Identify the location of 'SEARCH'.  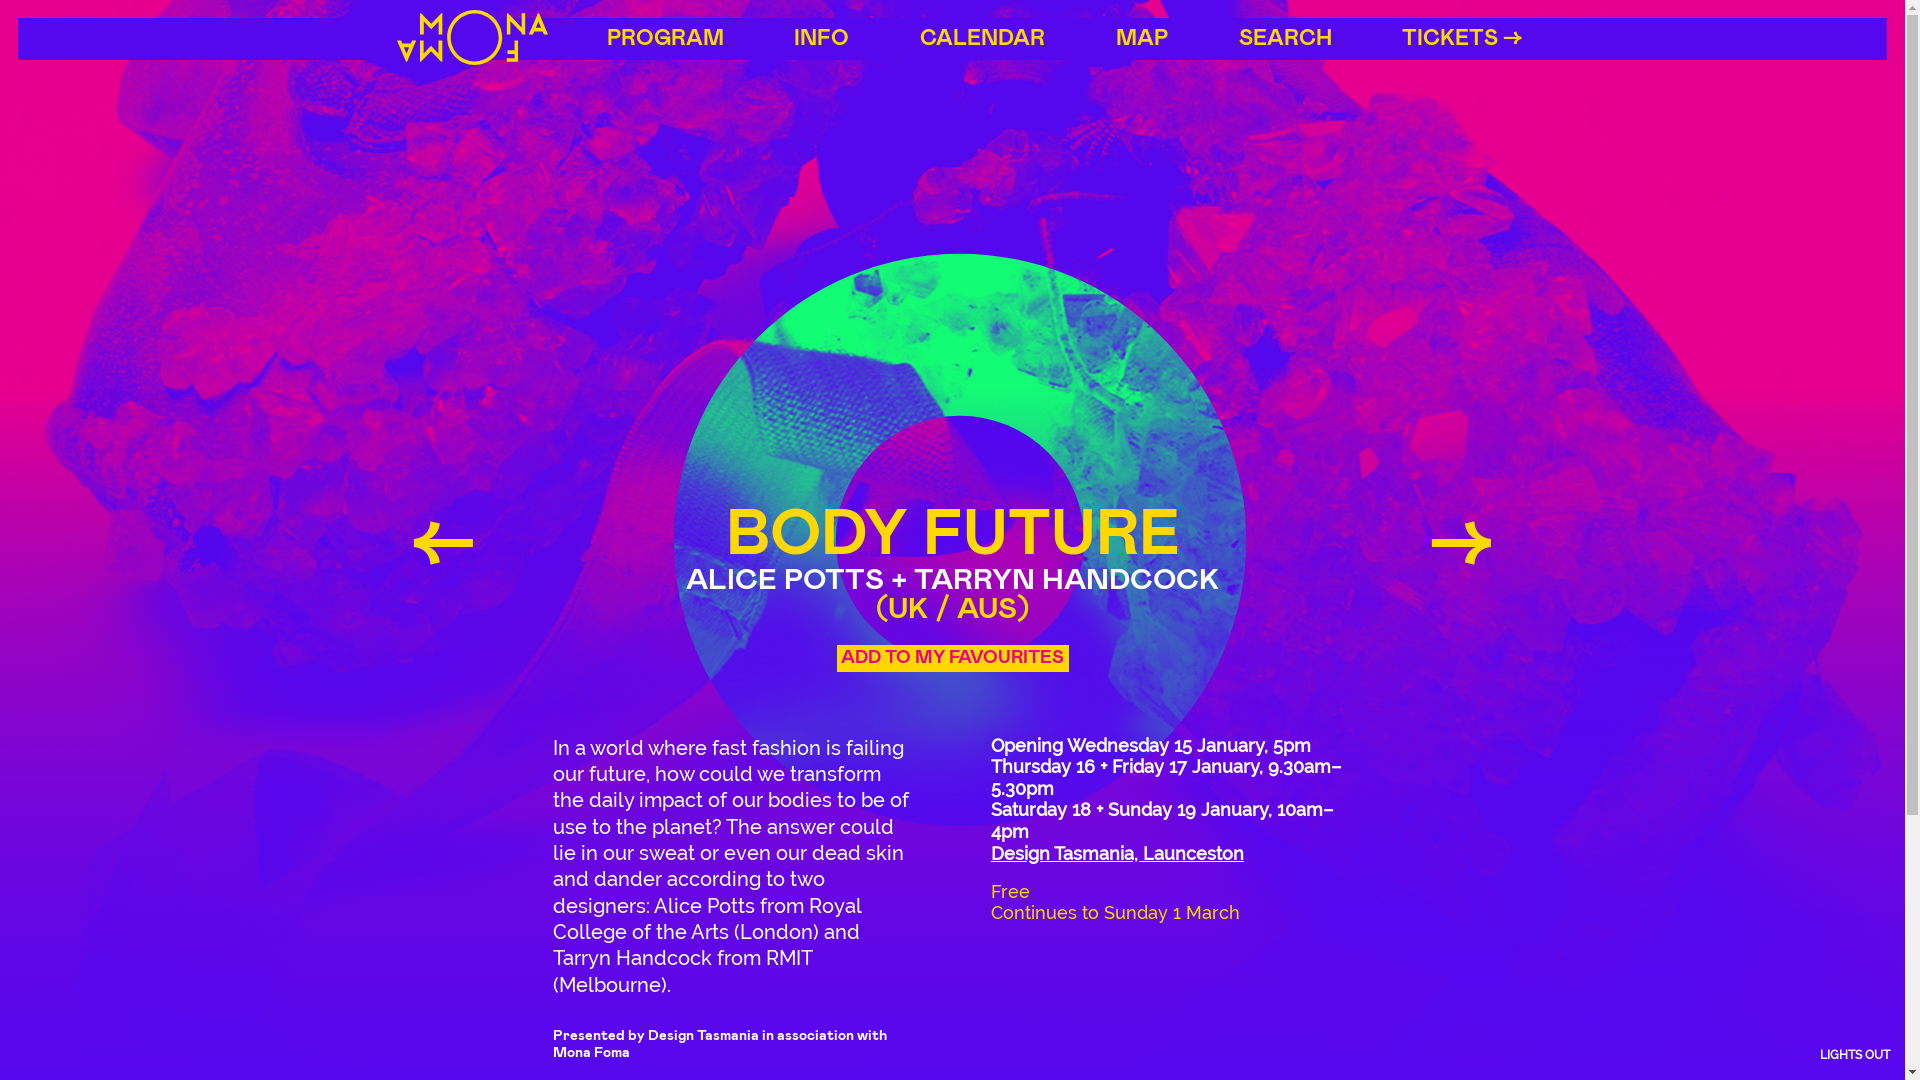
(1285, 38).